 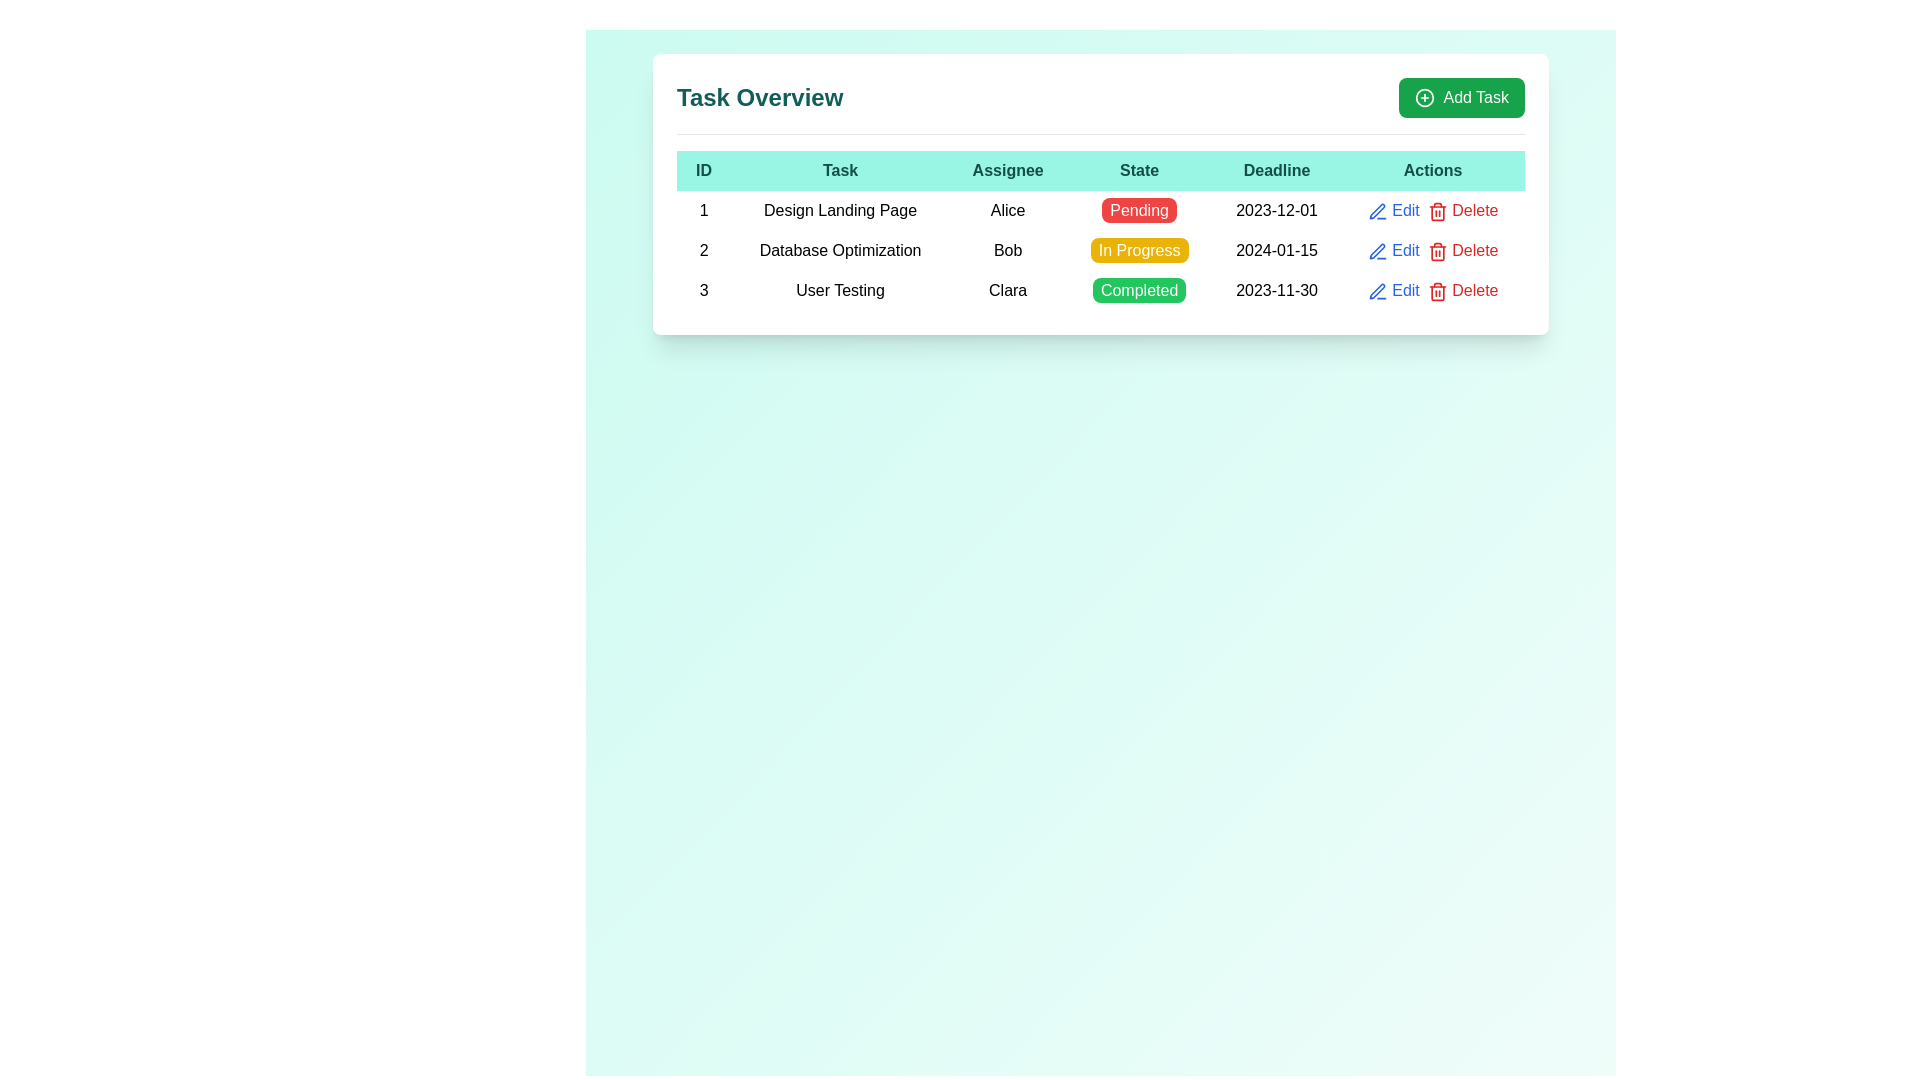 I want to click on the text label displaying 'Assignee' which is the third column header in the Task Overview table, positioned between 'Task' and 'State', so click(x=1008, y=169).